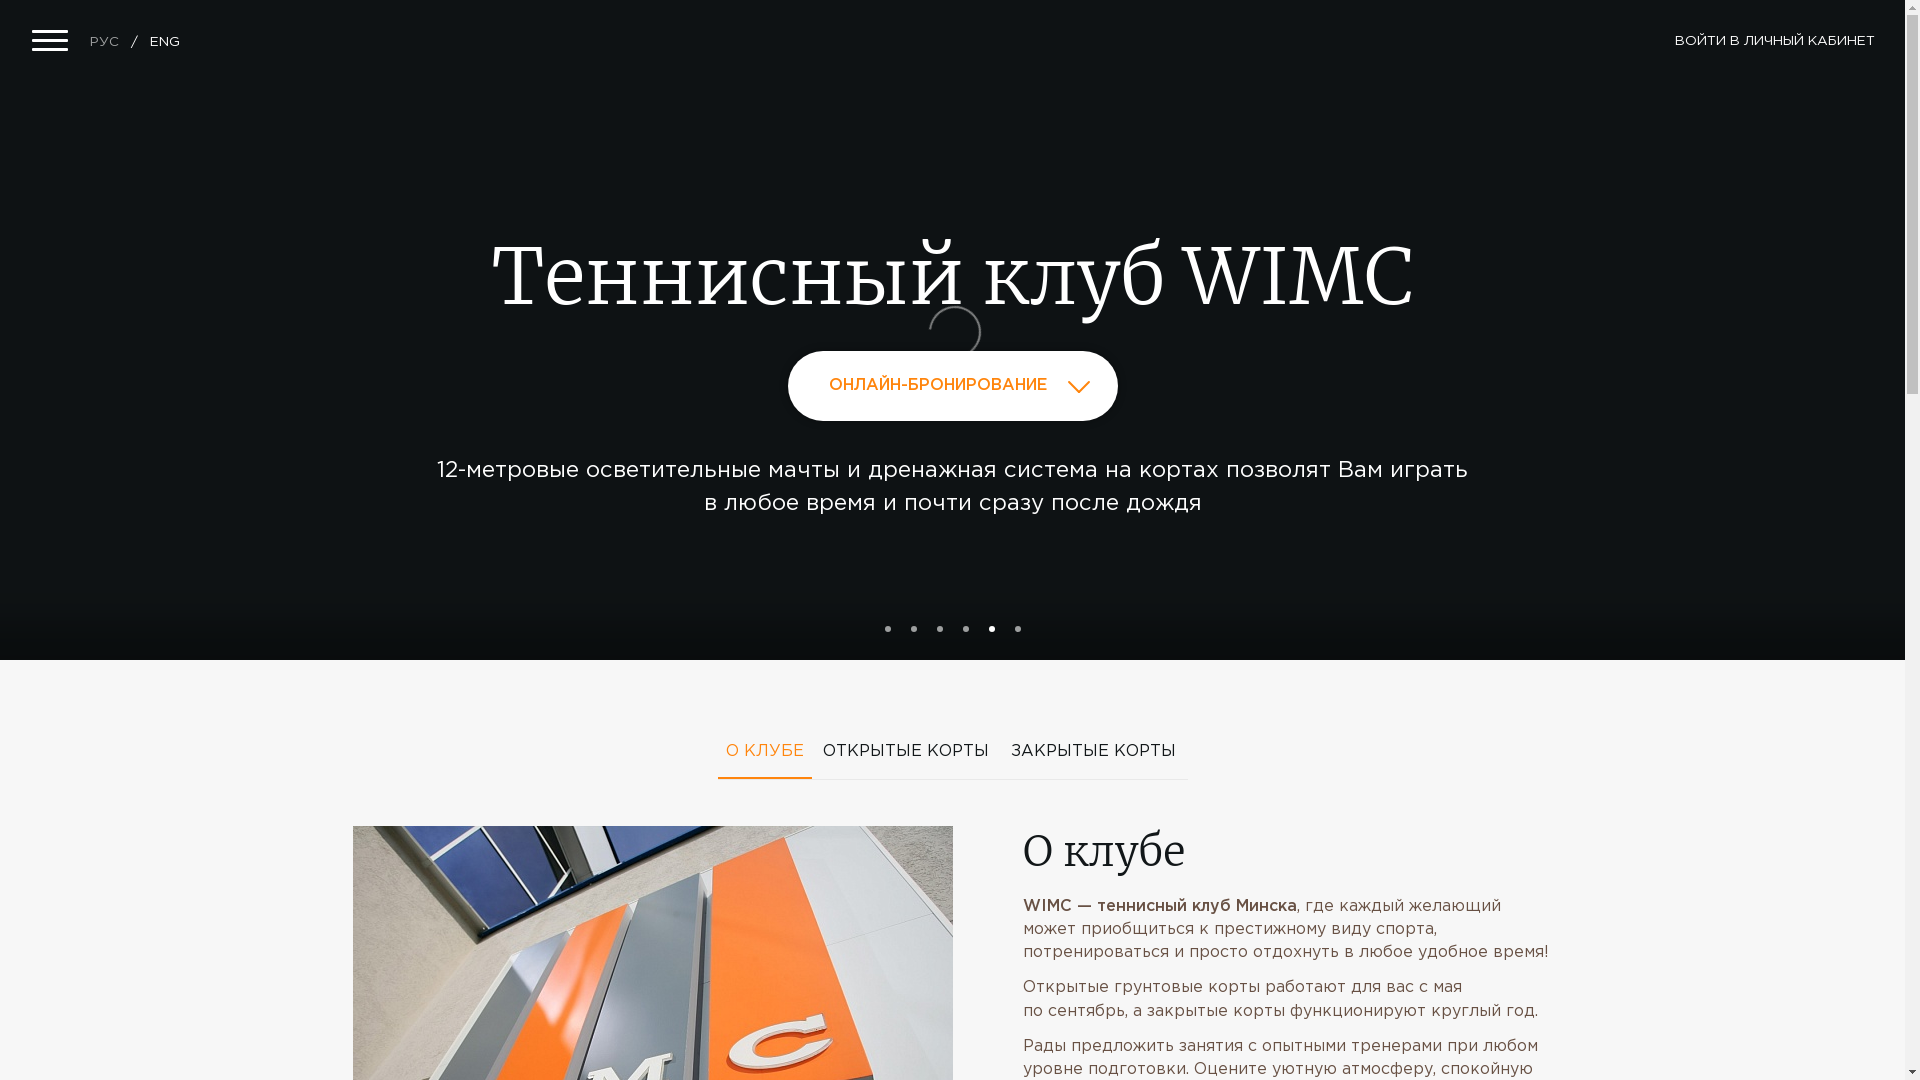 This screenshot has height=1080, width=1920. Describe the element at coordinates (1654, 338) in the screenshot. I see `'Next'` at that location.